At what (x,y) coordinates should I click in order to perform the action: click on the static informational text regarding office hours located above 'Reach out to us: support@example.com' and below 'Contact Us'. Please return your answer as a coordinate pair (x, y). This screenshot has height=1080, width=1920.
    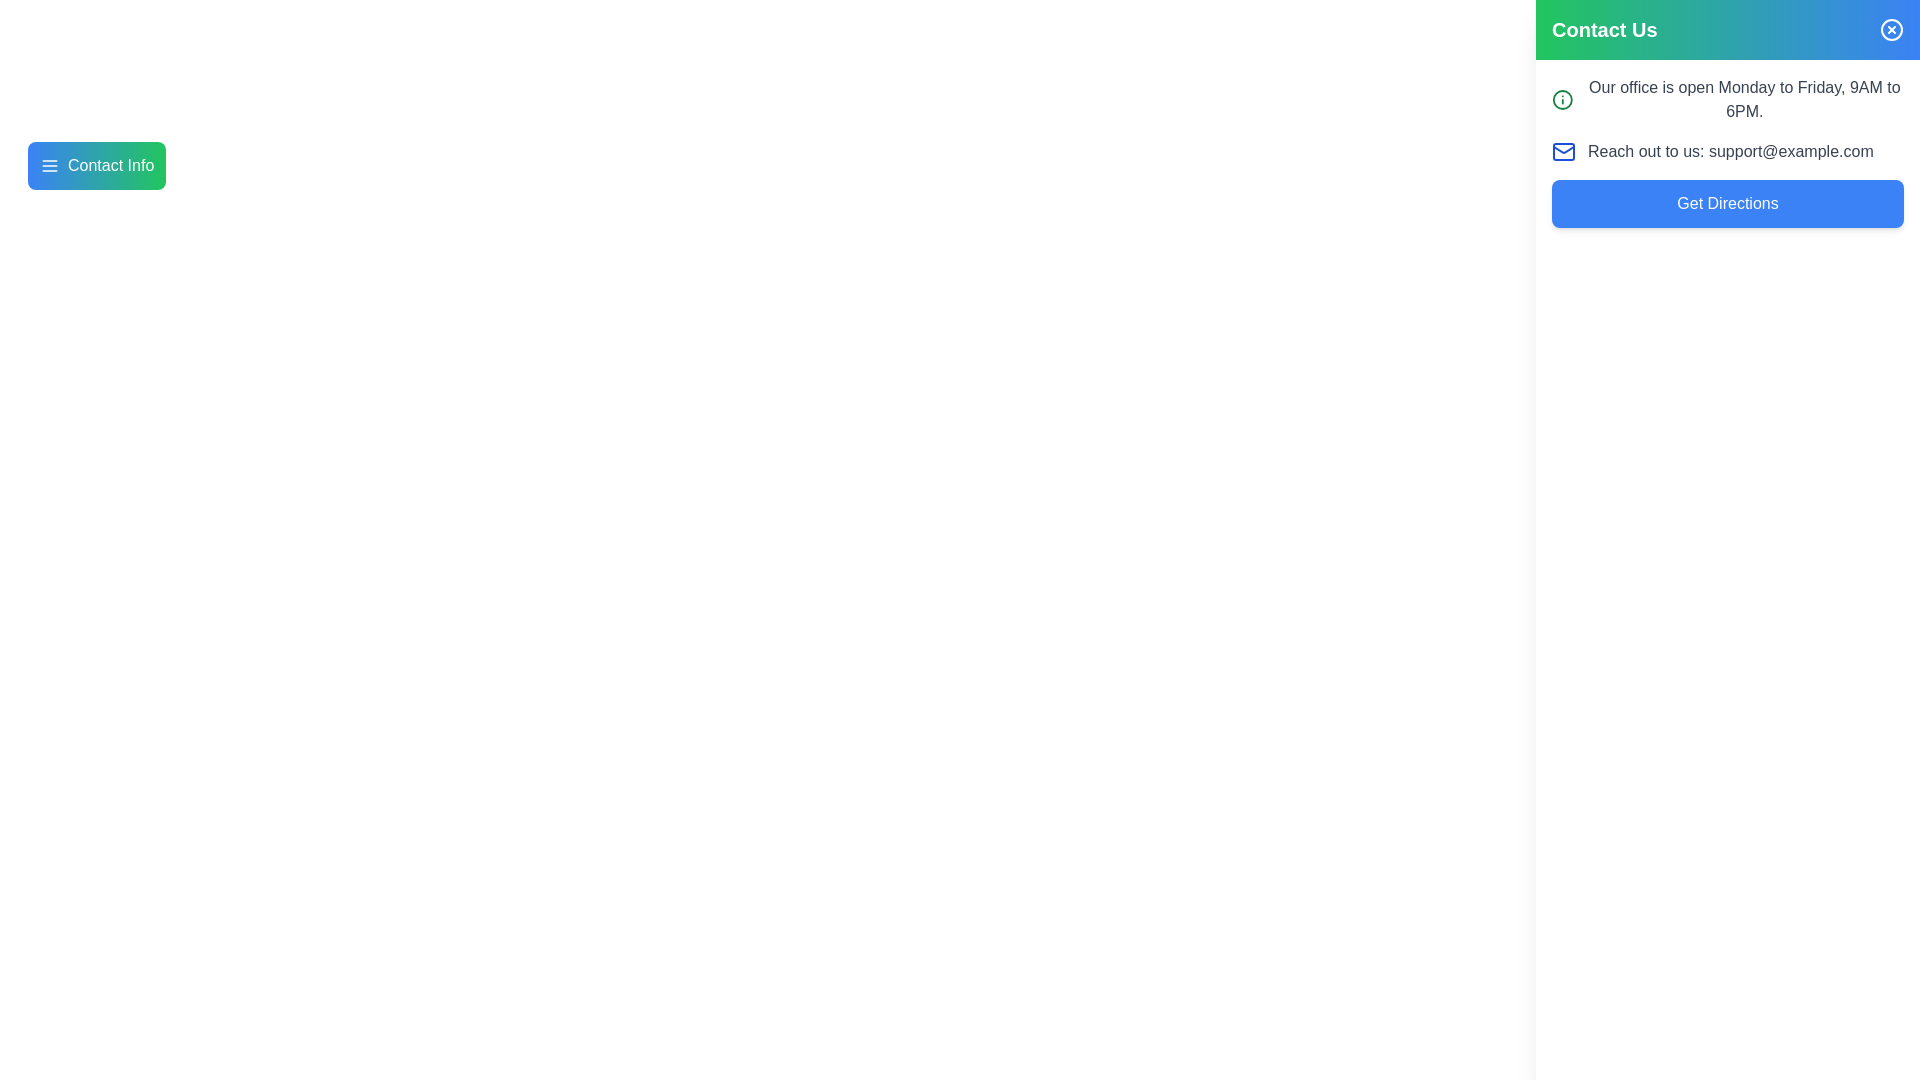
    Looking at the image, I should click on (1727, 100).